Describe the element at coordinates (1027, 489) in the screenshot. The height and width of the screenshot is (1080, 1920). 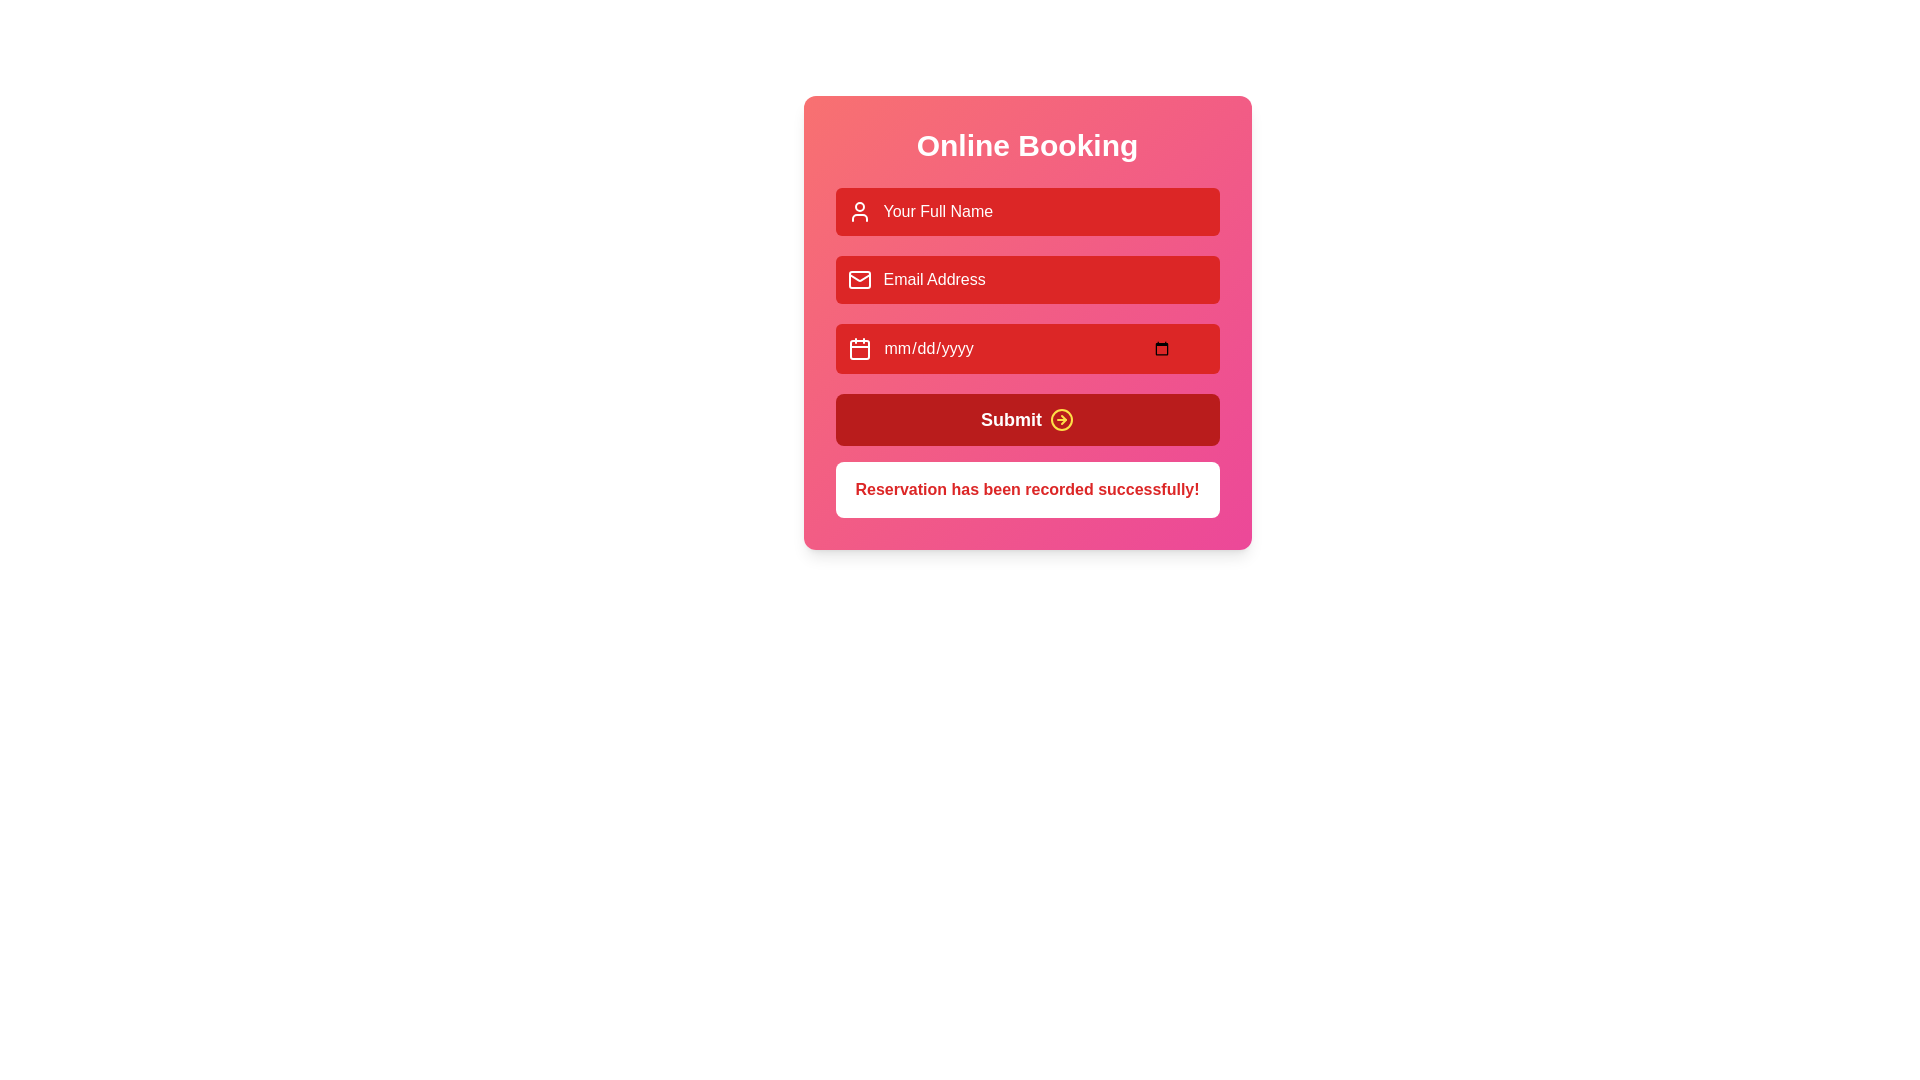
I see `the confirmation message Text Display Box located below the 'Submit' button, which notifies users of successful reservation recording` at that location.